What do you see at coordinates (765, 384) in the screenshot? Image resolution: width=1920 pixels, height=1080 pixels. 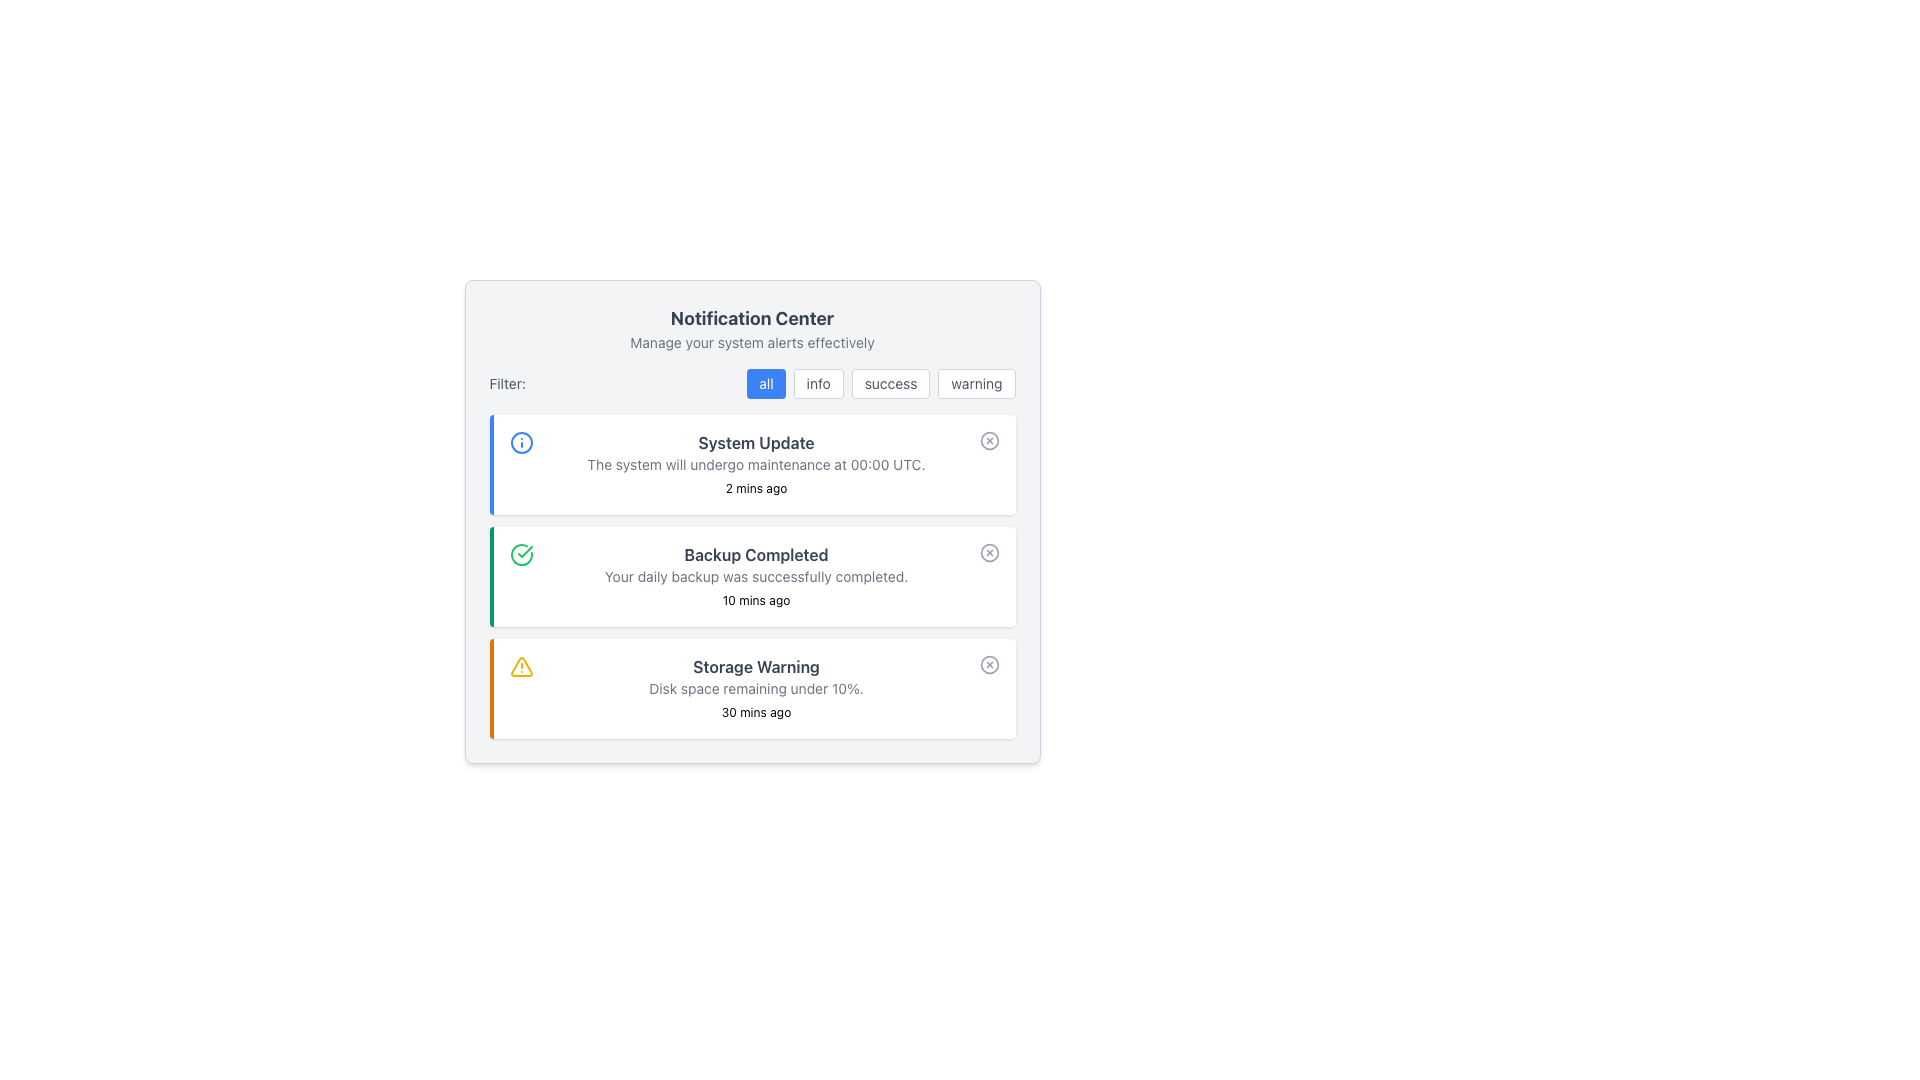 I see `the leftmost filter button located beneath the 'Filter:' label` at bounding box center [765, 384].